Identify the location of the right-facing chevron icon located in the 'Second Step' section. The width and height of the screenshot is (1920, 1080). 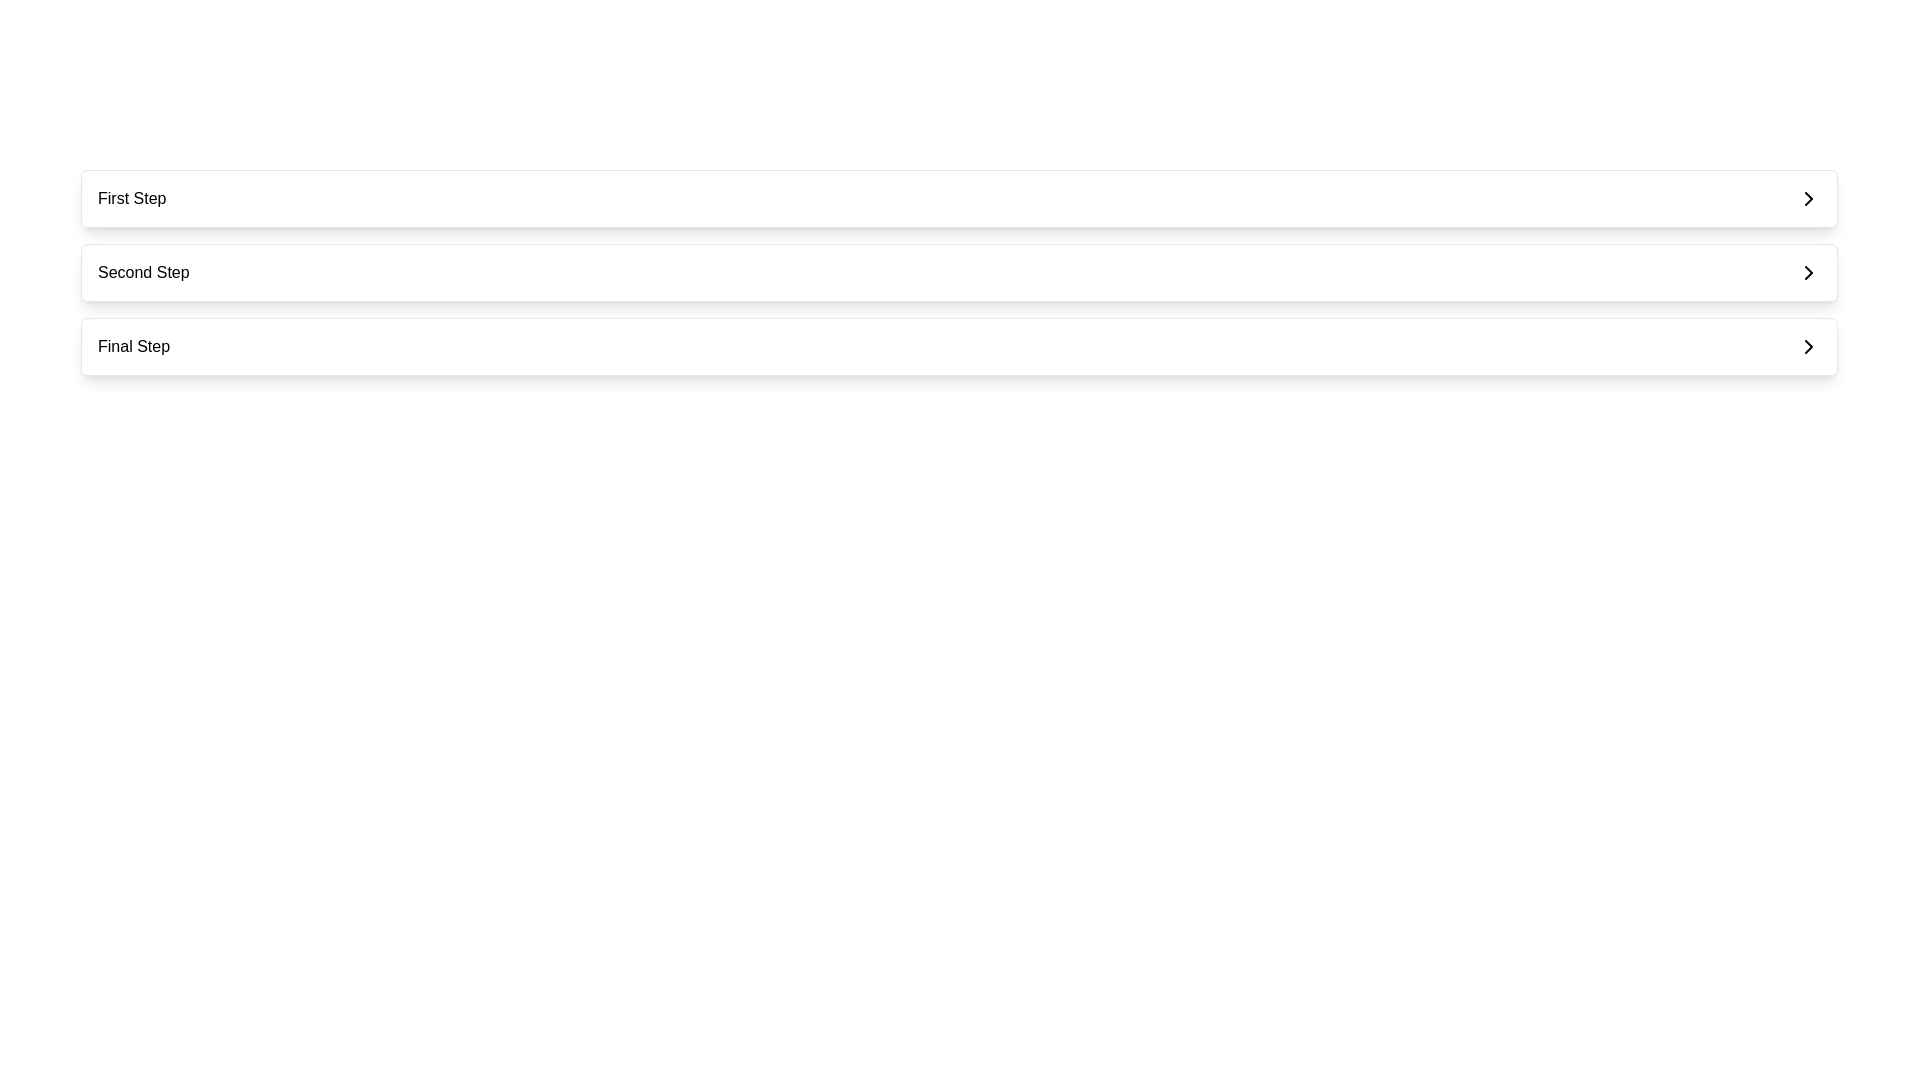
(1809, 273).